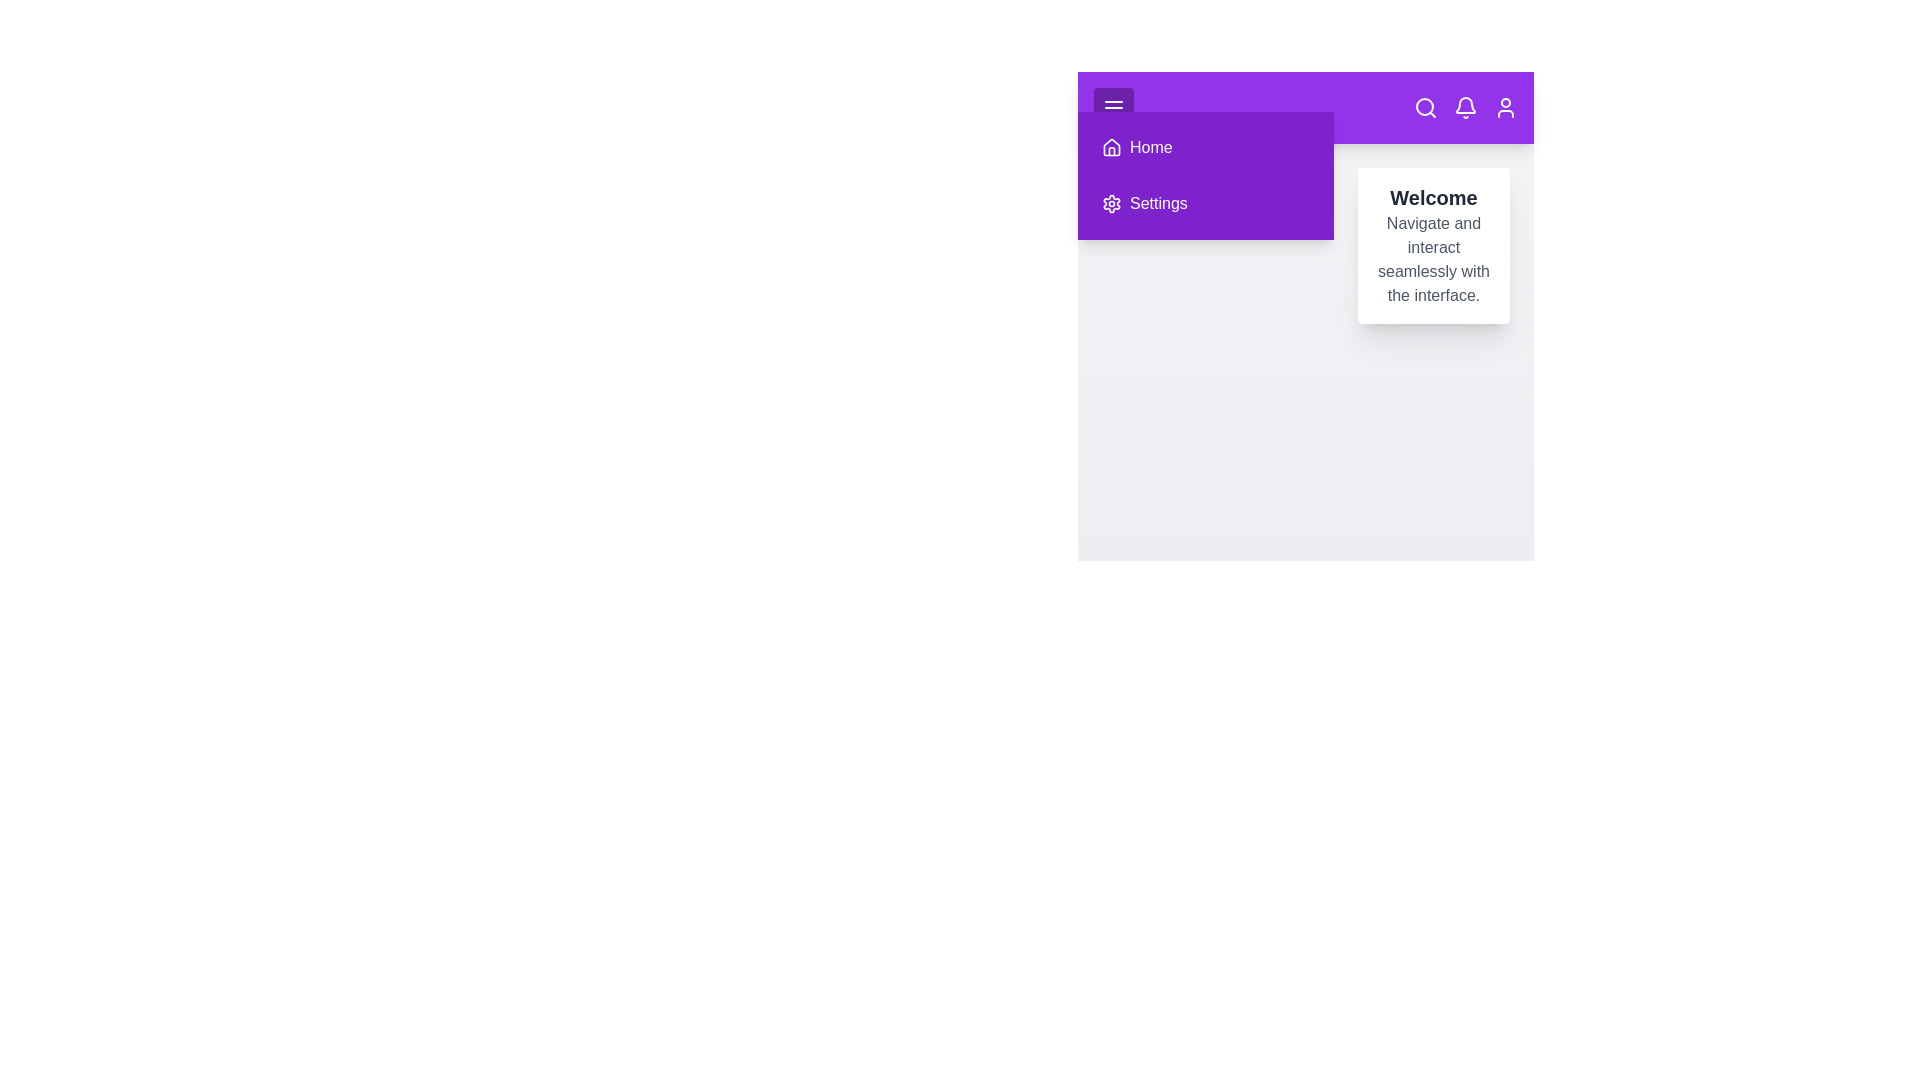 This screenshot has height=1080, width=1920. I want to click on the 'Home' menu item in the navigation bar, so click(1204, 146).